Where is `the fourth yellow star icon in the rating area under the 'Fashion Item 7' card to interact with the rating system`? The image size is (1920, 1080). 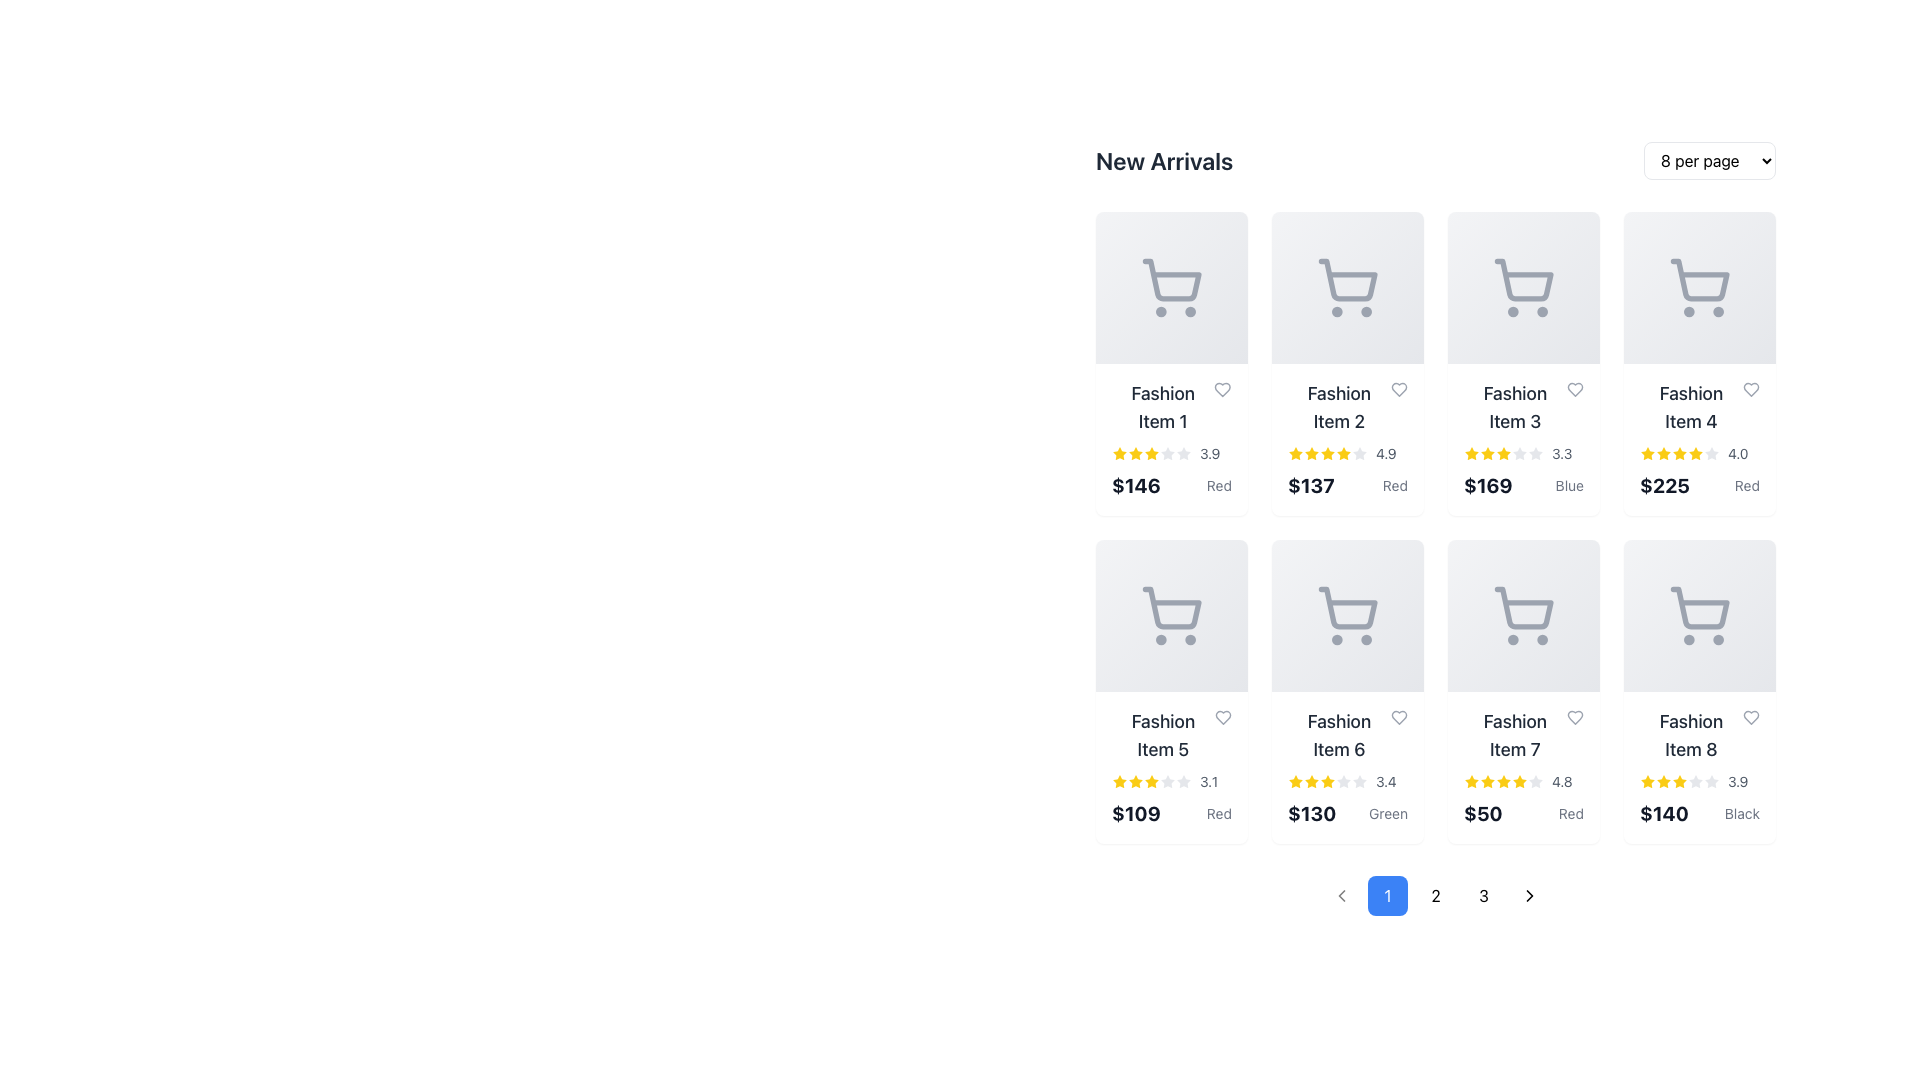
the fourth yellow star icon in the rating area under the 'Fashion Item 7' card to interact with the rating system is located at coordinates (1488, 780).